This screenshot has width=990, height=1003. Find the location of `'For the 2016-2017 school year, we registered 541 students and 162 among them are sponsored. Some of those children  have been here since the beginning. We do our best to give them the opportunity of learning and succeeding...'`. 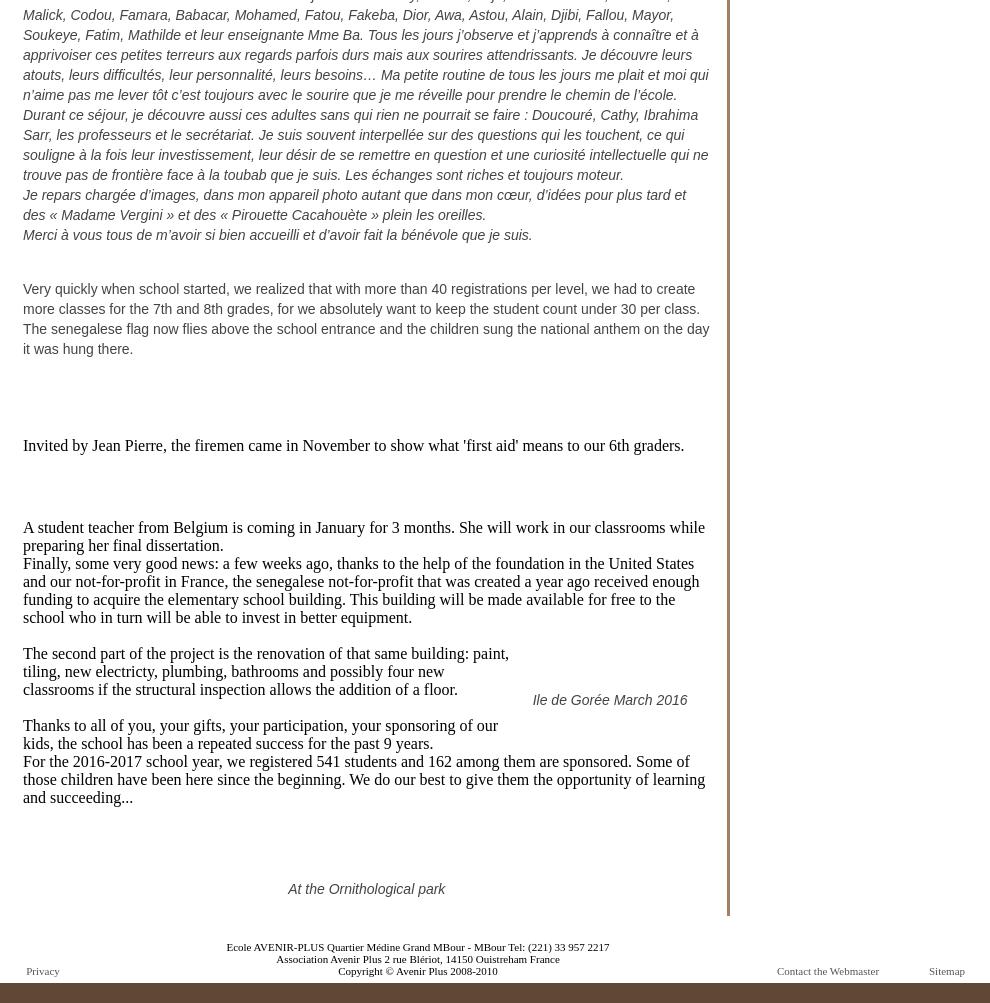

'For the 2016-2017 school year, we registered 541 students and 162 among them are sponsored. Some of those children  have been here since the beginning. We do our best to give them the opportunity of learning and succeeding...' is located at coordinates (21, 778).